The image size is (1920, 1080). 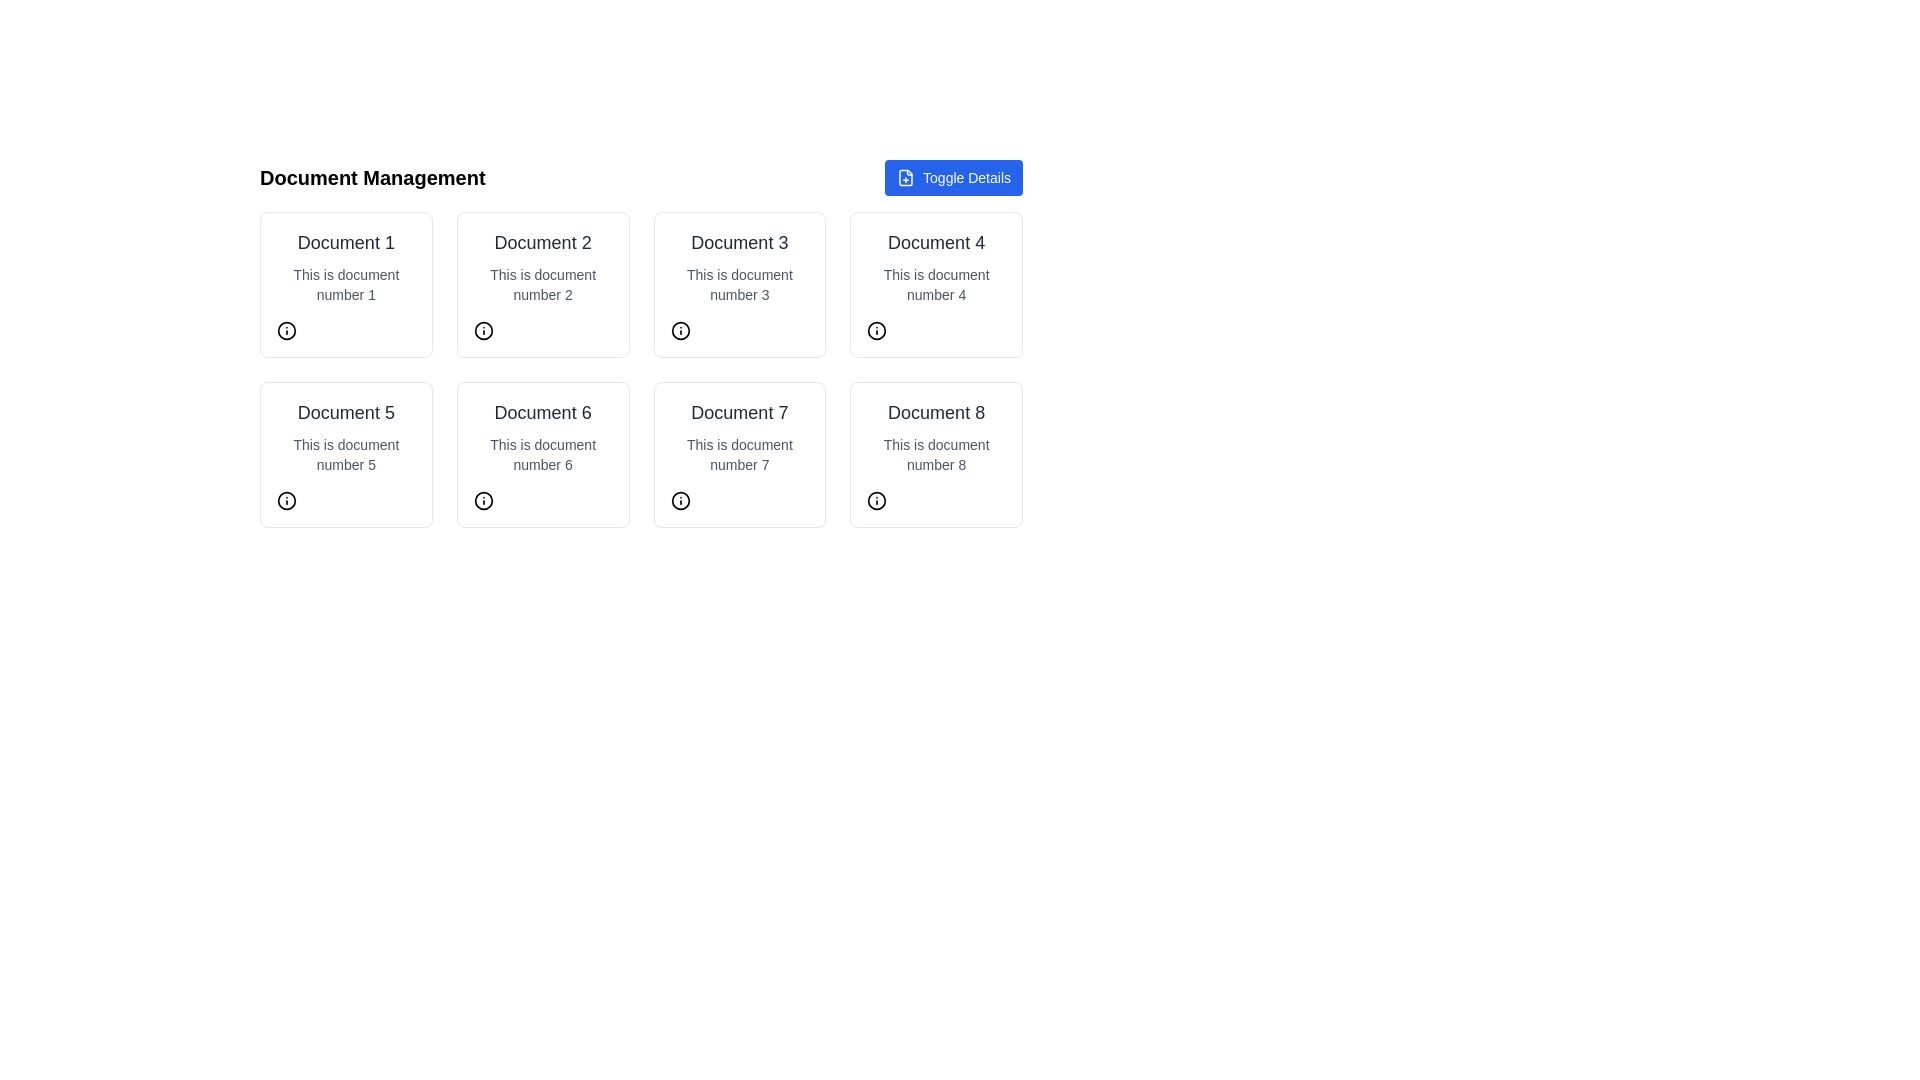 What do you see at coordinates (346, 285) in the screenshot?
I see `descriptive text located in the card associated with 'Document 1', positioned below the title 'Document 1' and above the info icon` at bounding box center [346, 285].